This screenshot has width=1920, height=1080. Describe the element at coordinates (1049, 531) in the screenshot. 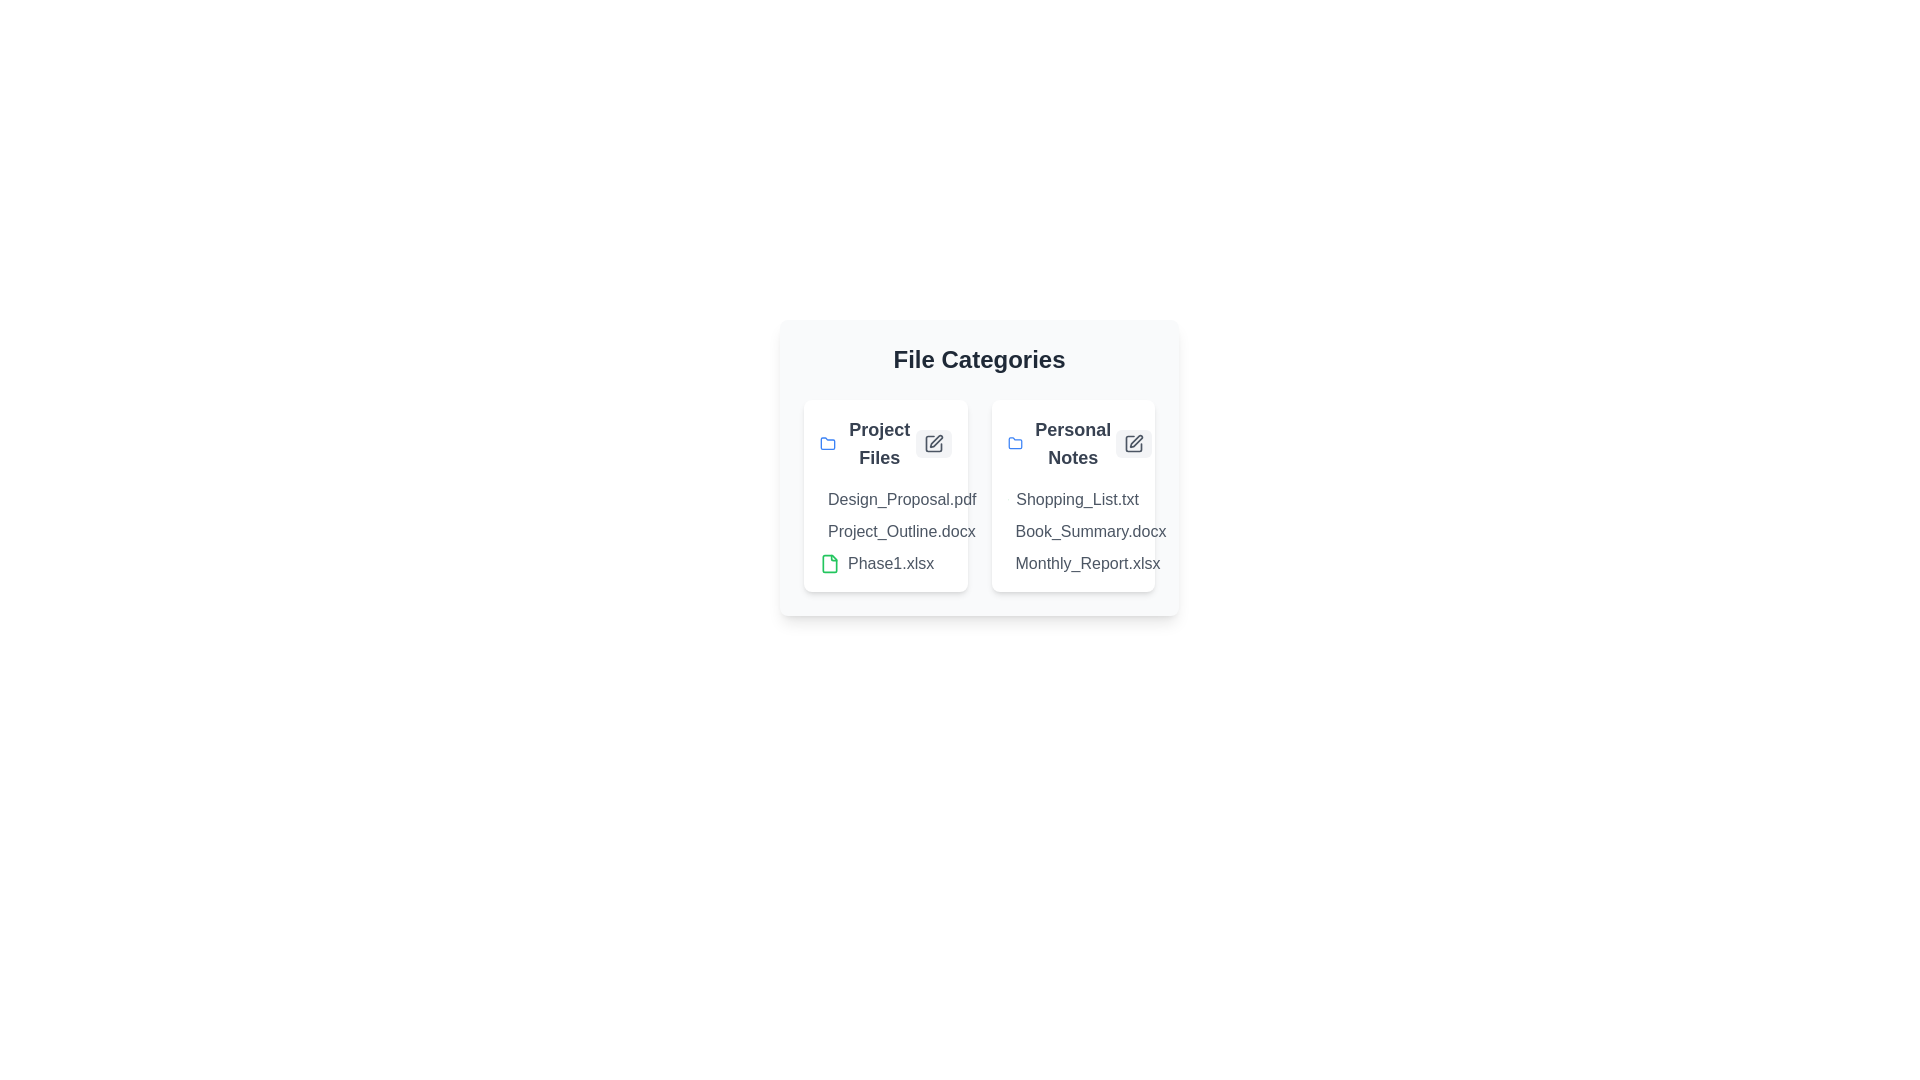

I see `the document named Book_Summary.docx` at that location.